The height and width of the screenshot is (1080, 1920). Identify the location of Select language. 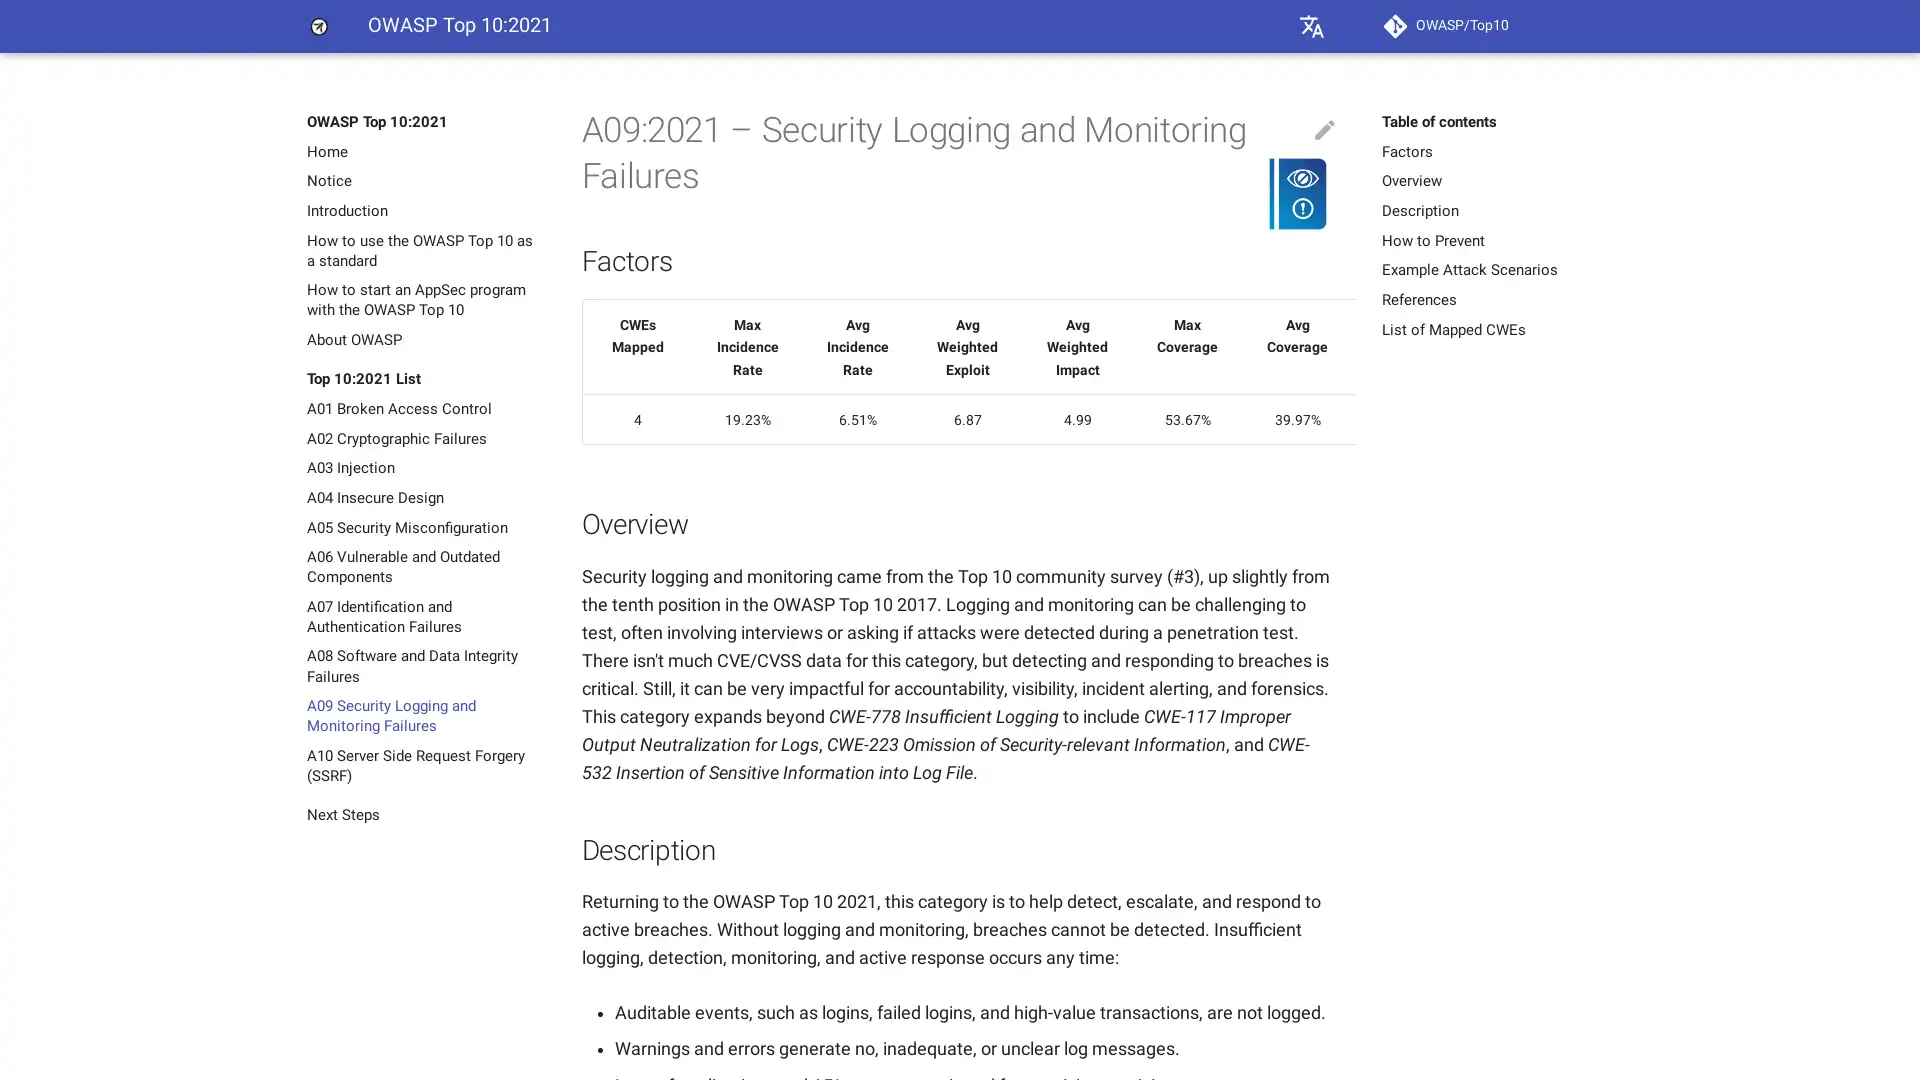
(1311, 26).